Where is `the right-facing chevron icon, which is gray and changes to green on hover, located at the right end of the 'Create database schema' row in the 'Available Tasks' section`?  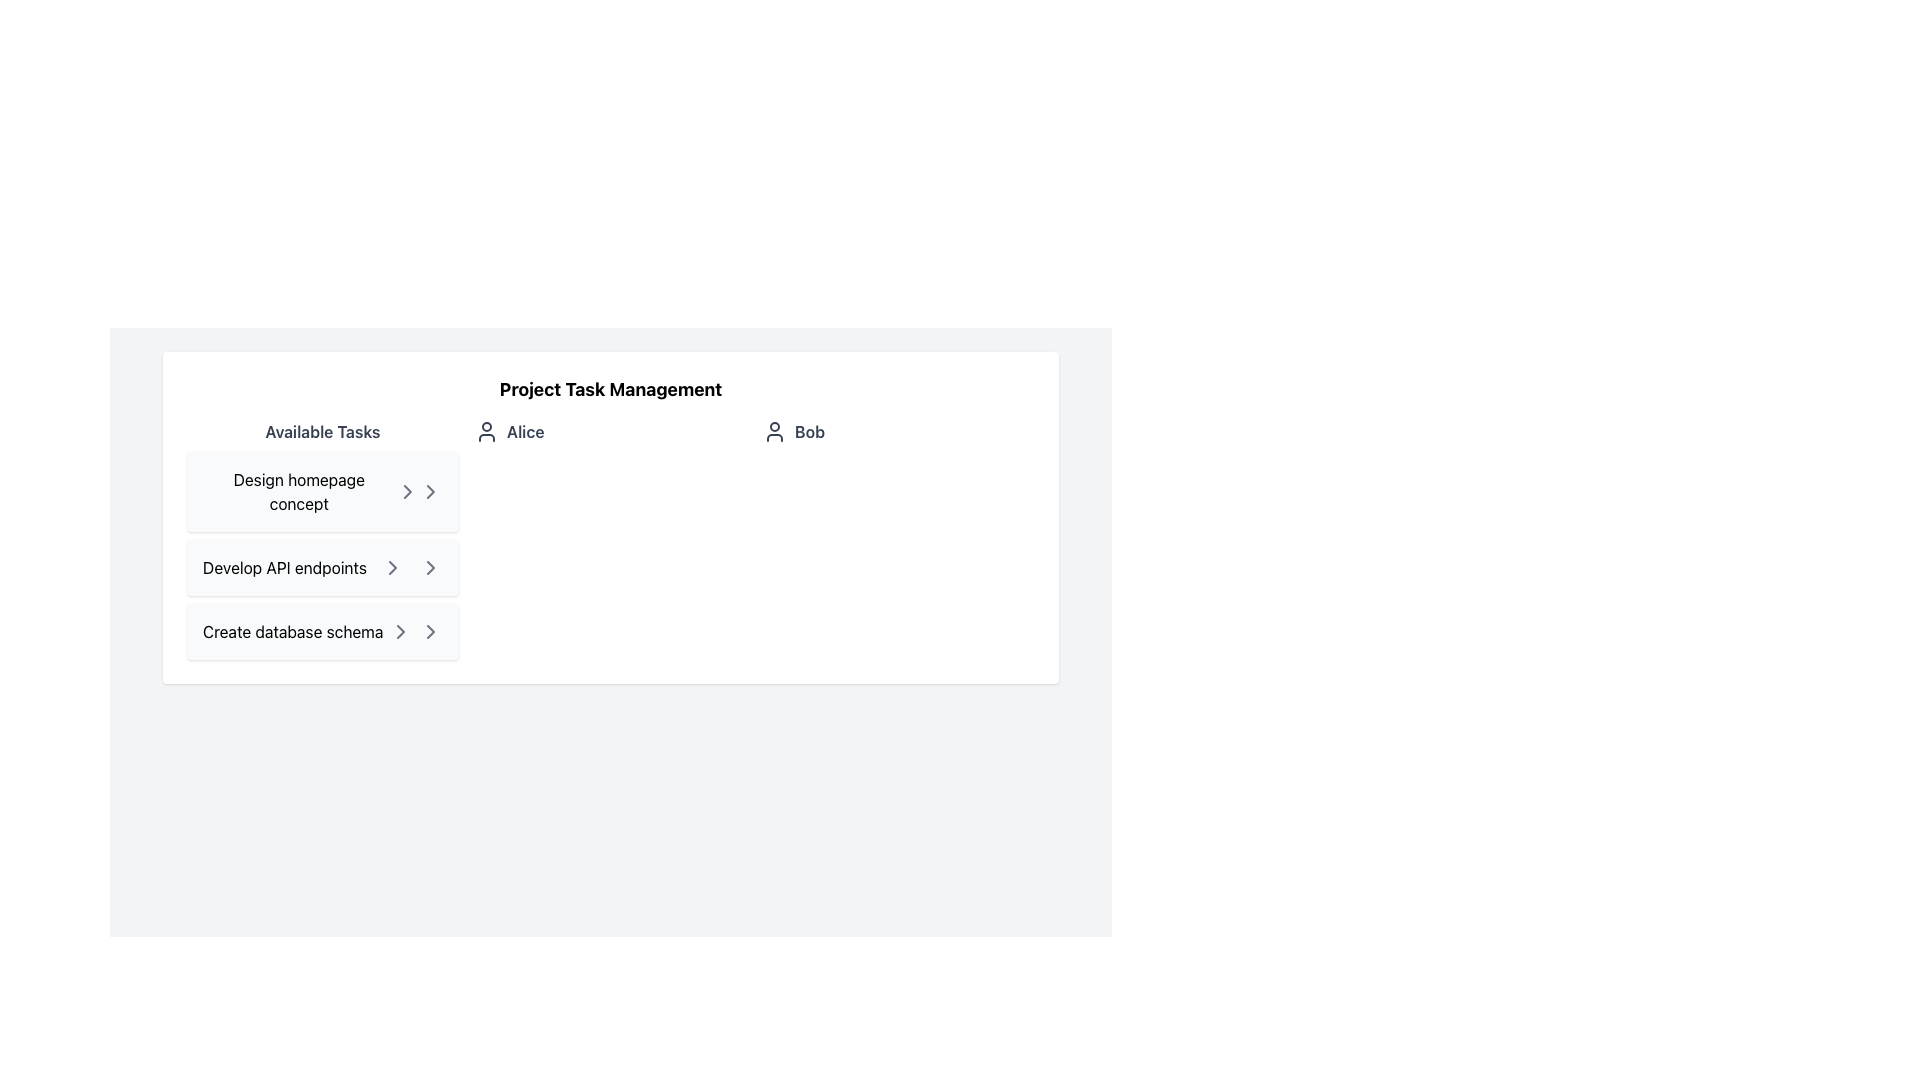 the right-facing chevron icon, which is gray and changes to green on hover, located at the right end of the 'Create database schema' row in the 'Available Tasks' section is located at coordinates (430, 632).